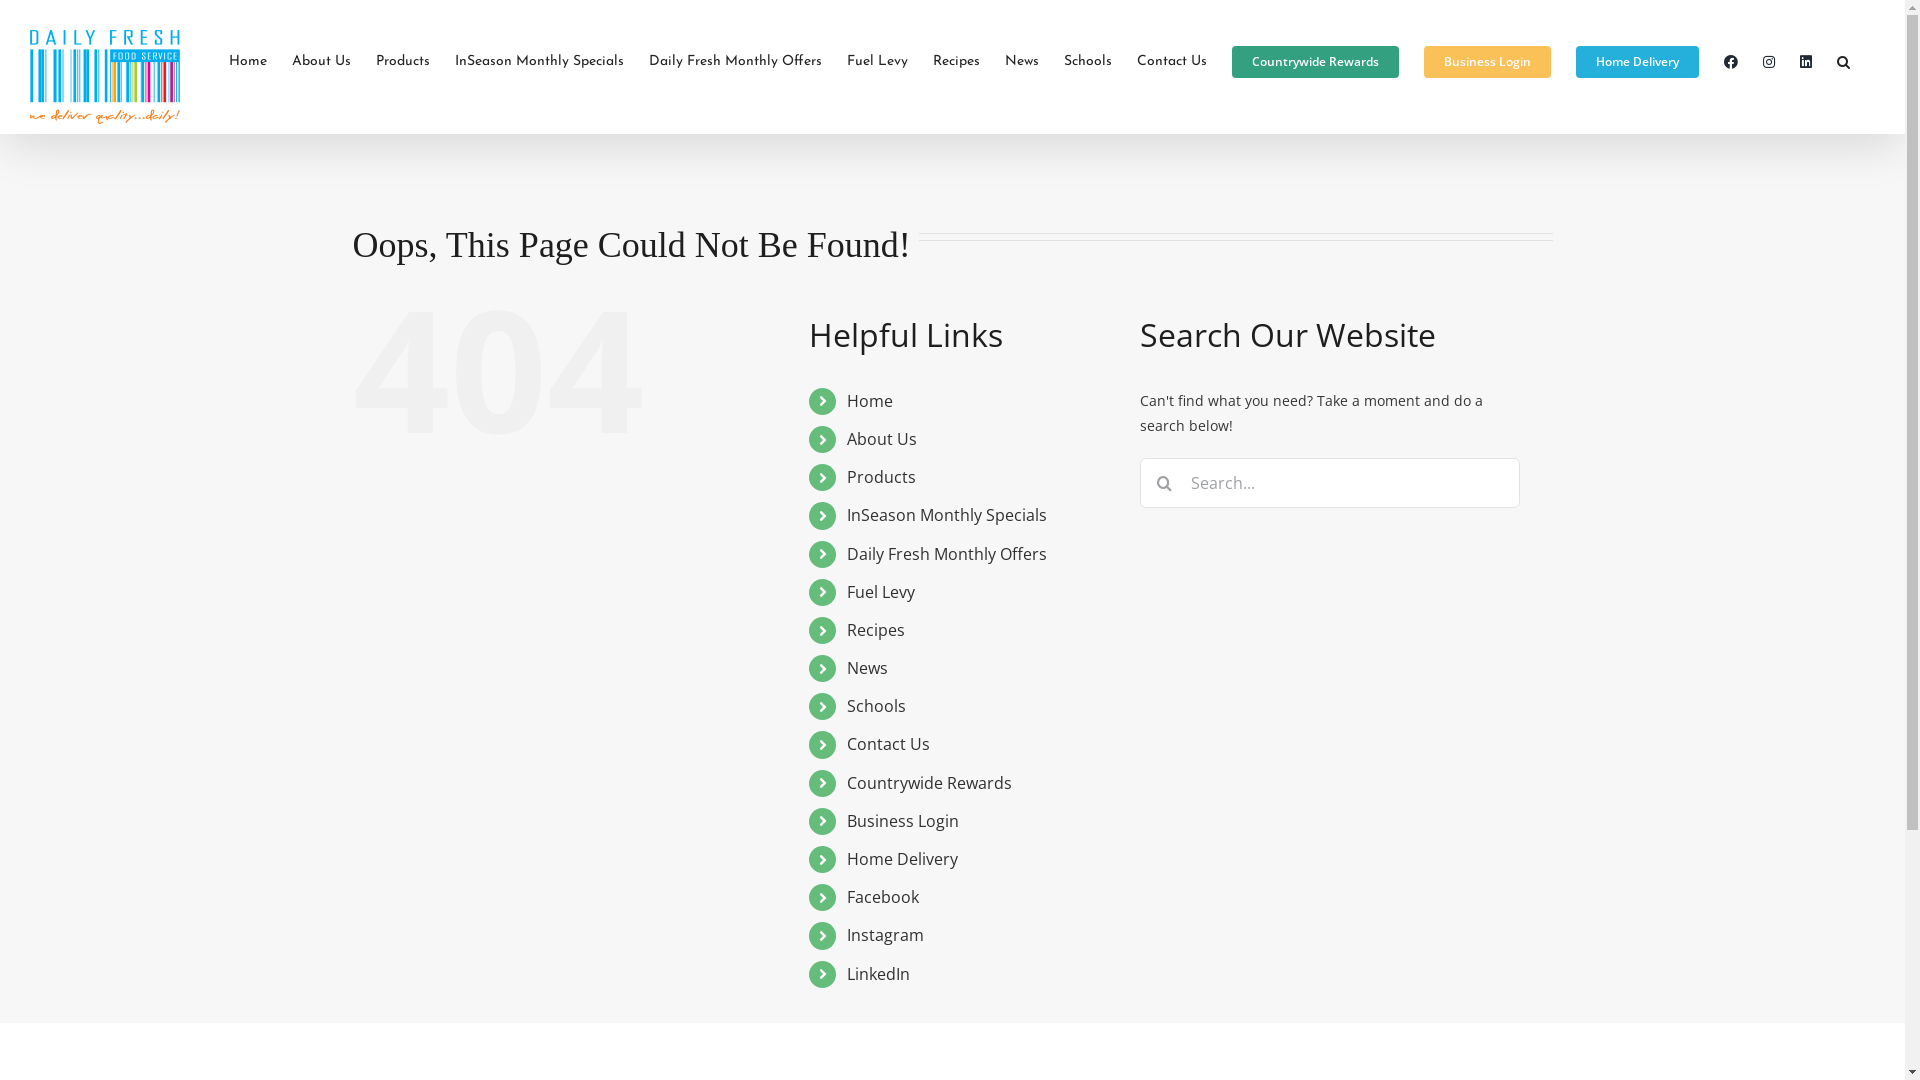 This screenshot has height=1080, width=1920. Describe the element at coordinates (1842, 60) in the screenshot. I see `'Search'` at that location.